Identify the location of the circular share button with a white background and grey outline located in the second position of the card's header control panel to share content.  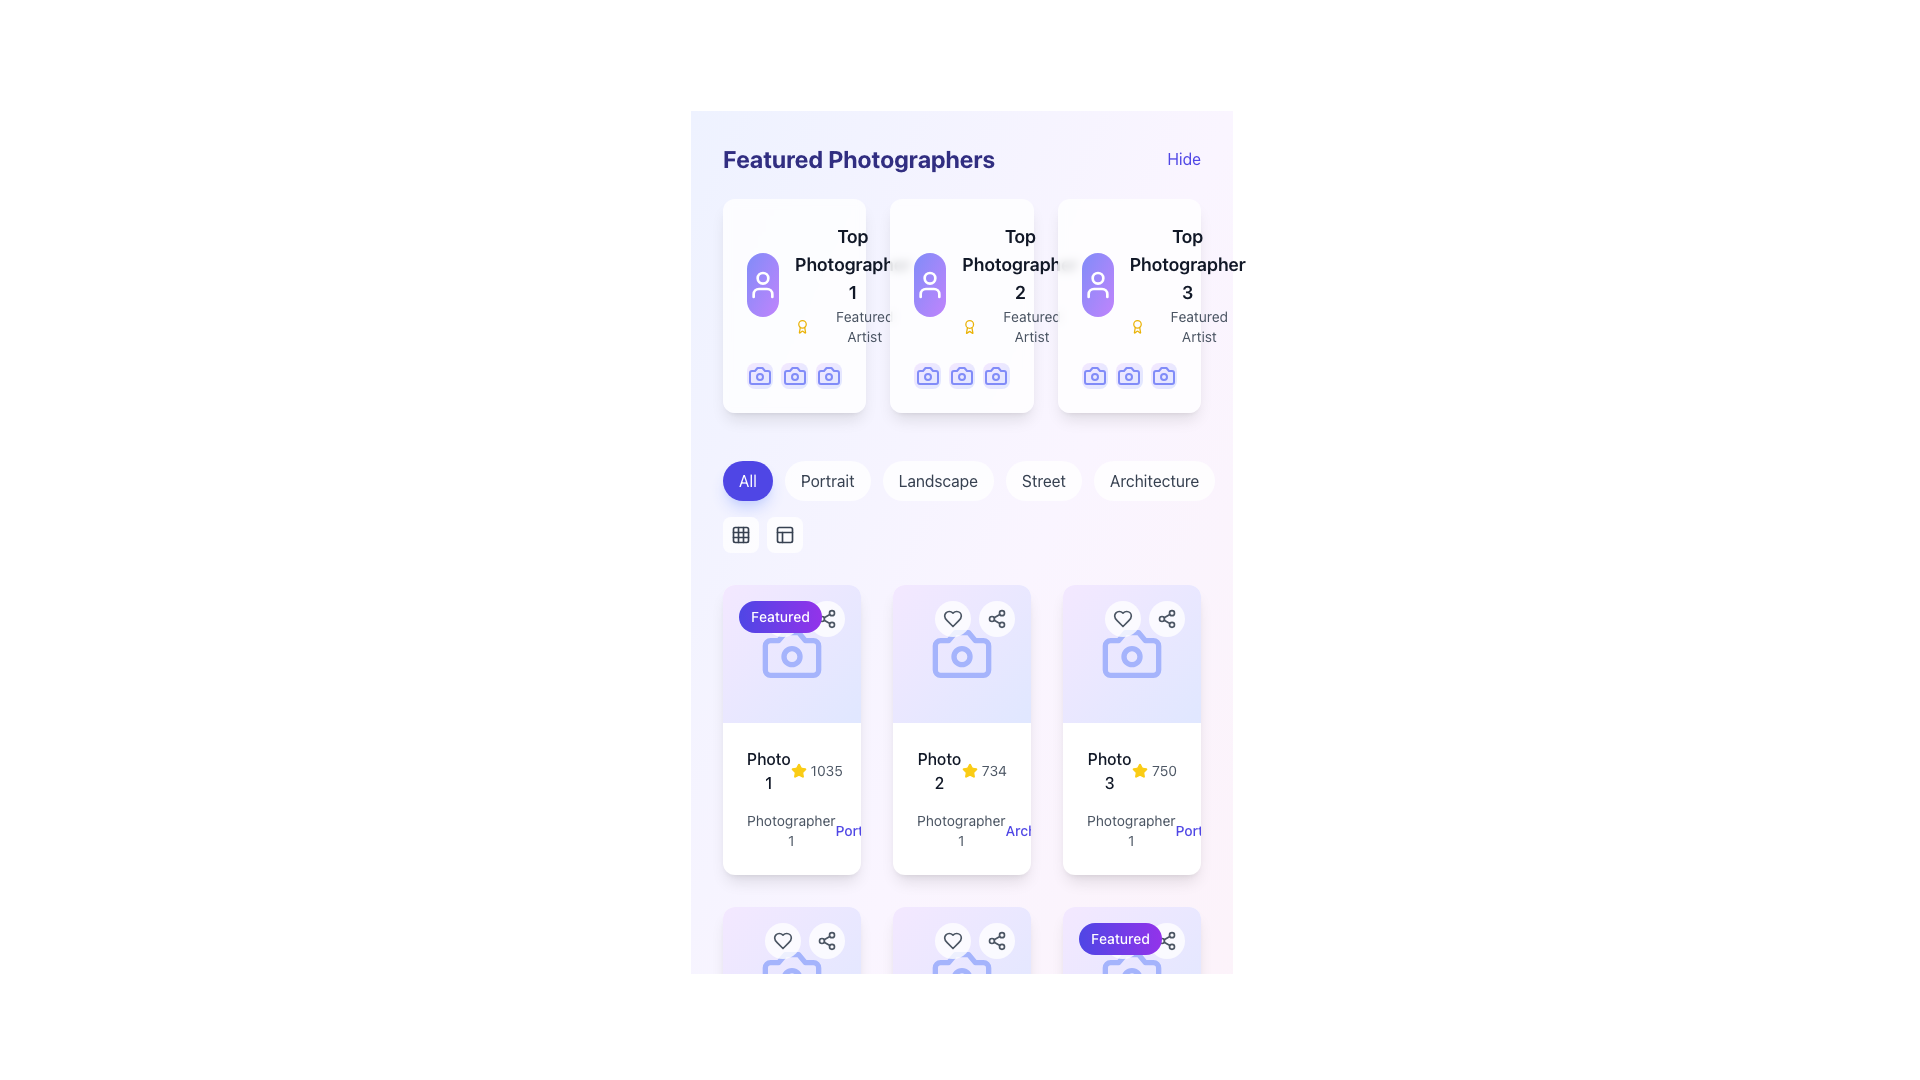
(997, 941).